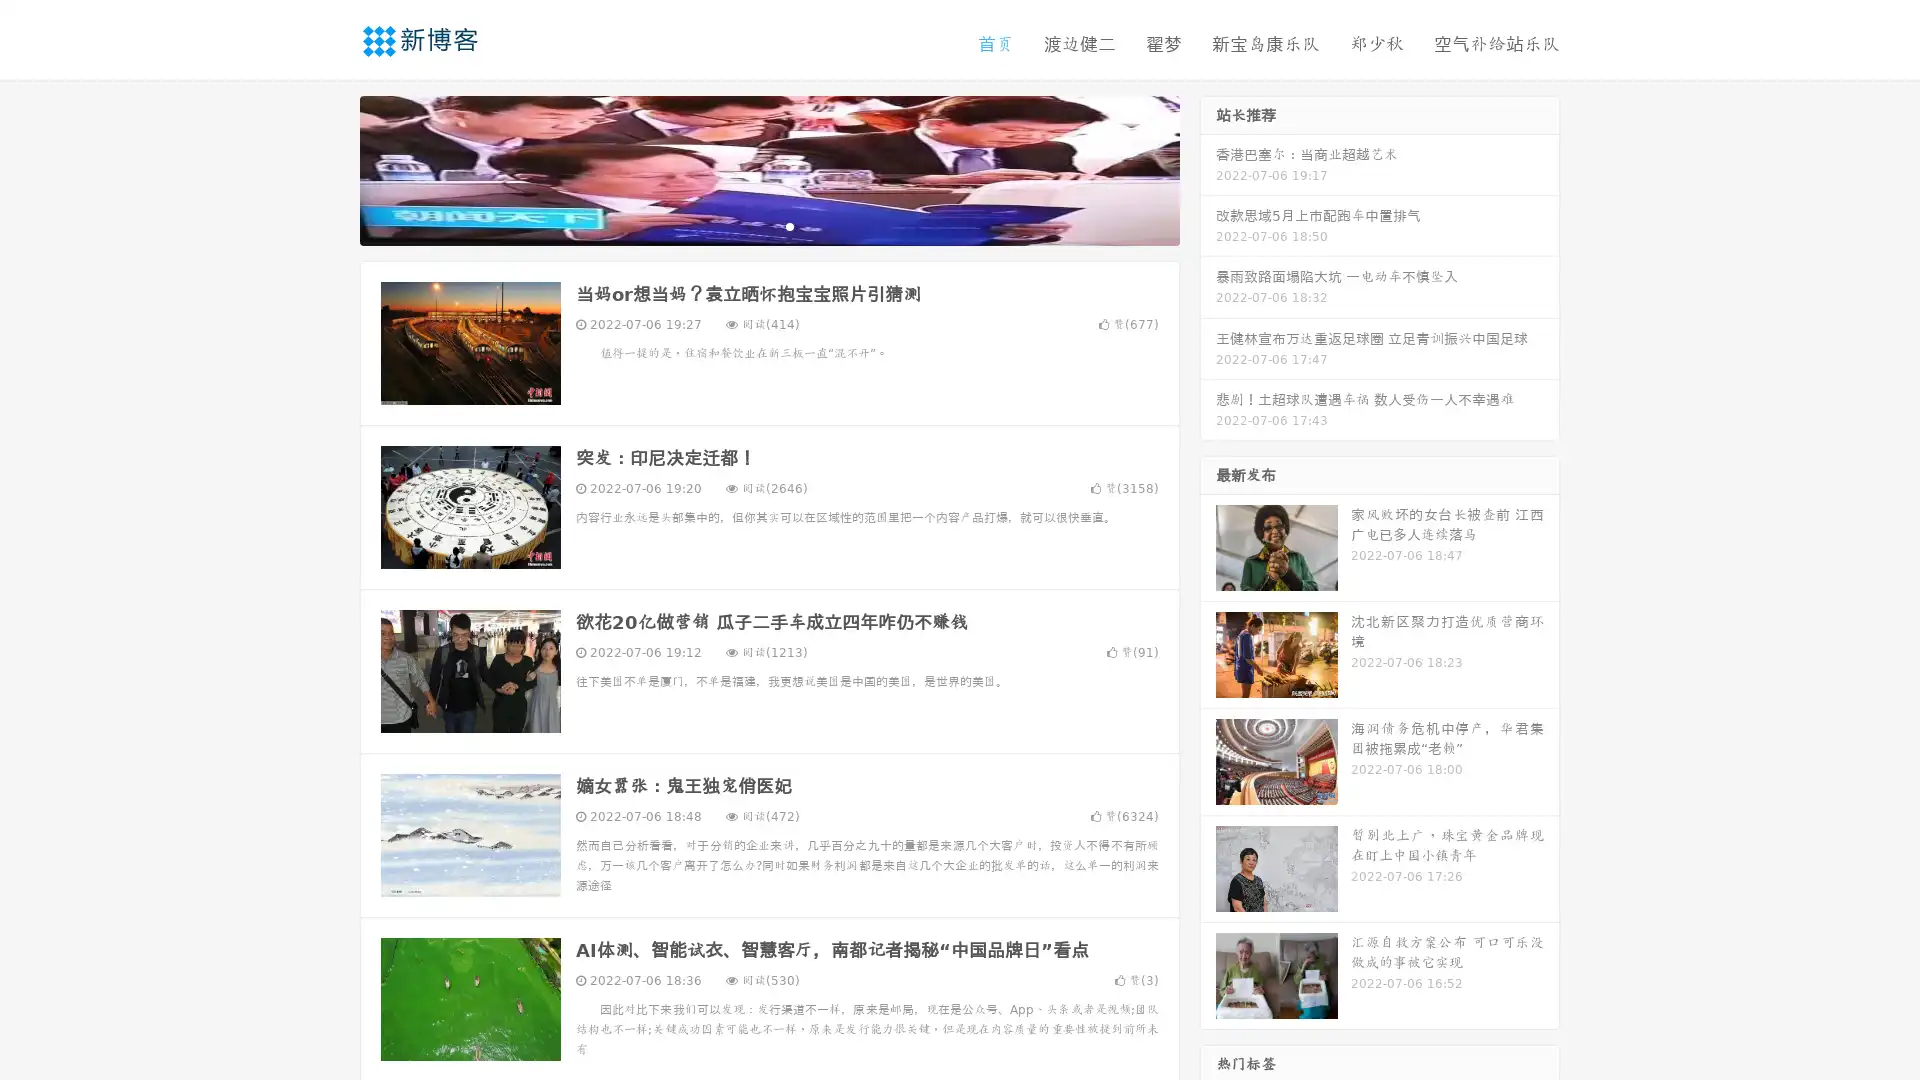  Describe the element at coordinates (748, 225) in the screenshot. I see `Go to slide 1` at that location.